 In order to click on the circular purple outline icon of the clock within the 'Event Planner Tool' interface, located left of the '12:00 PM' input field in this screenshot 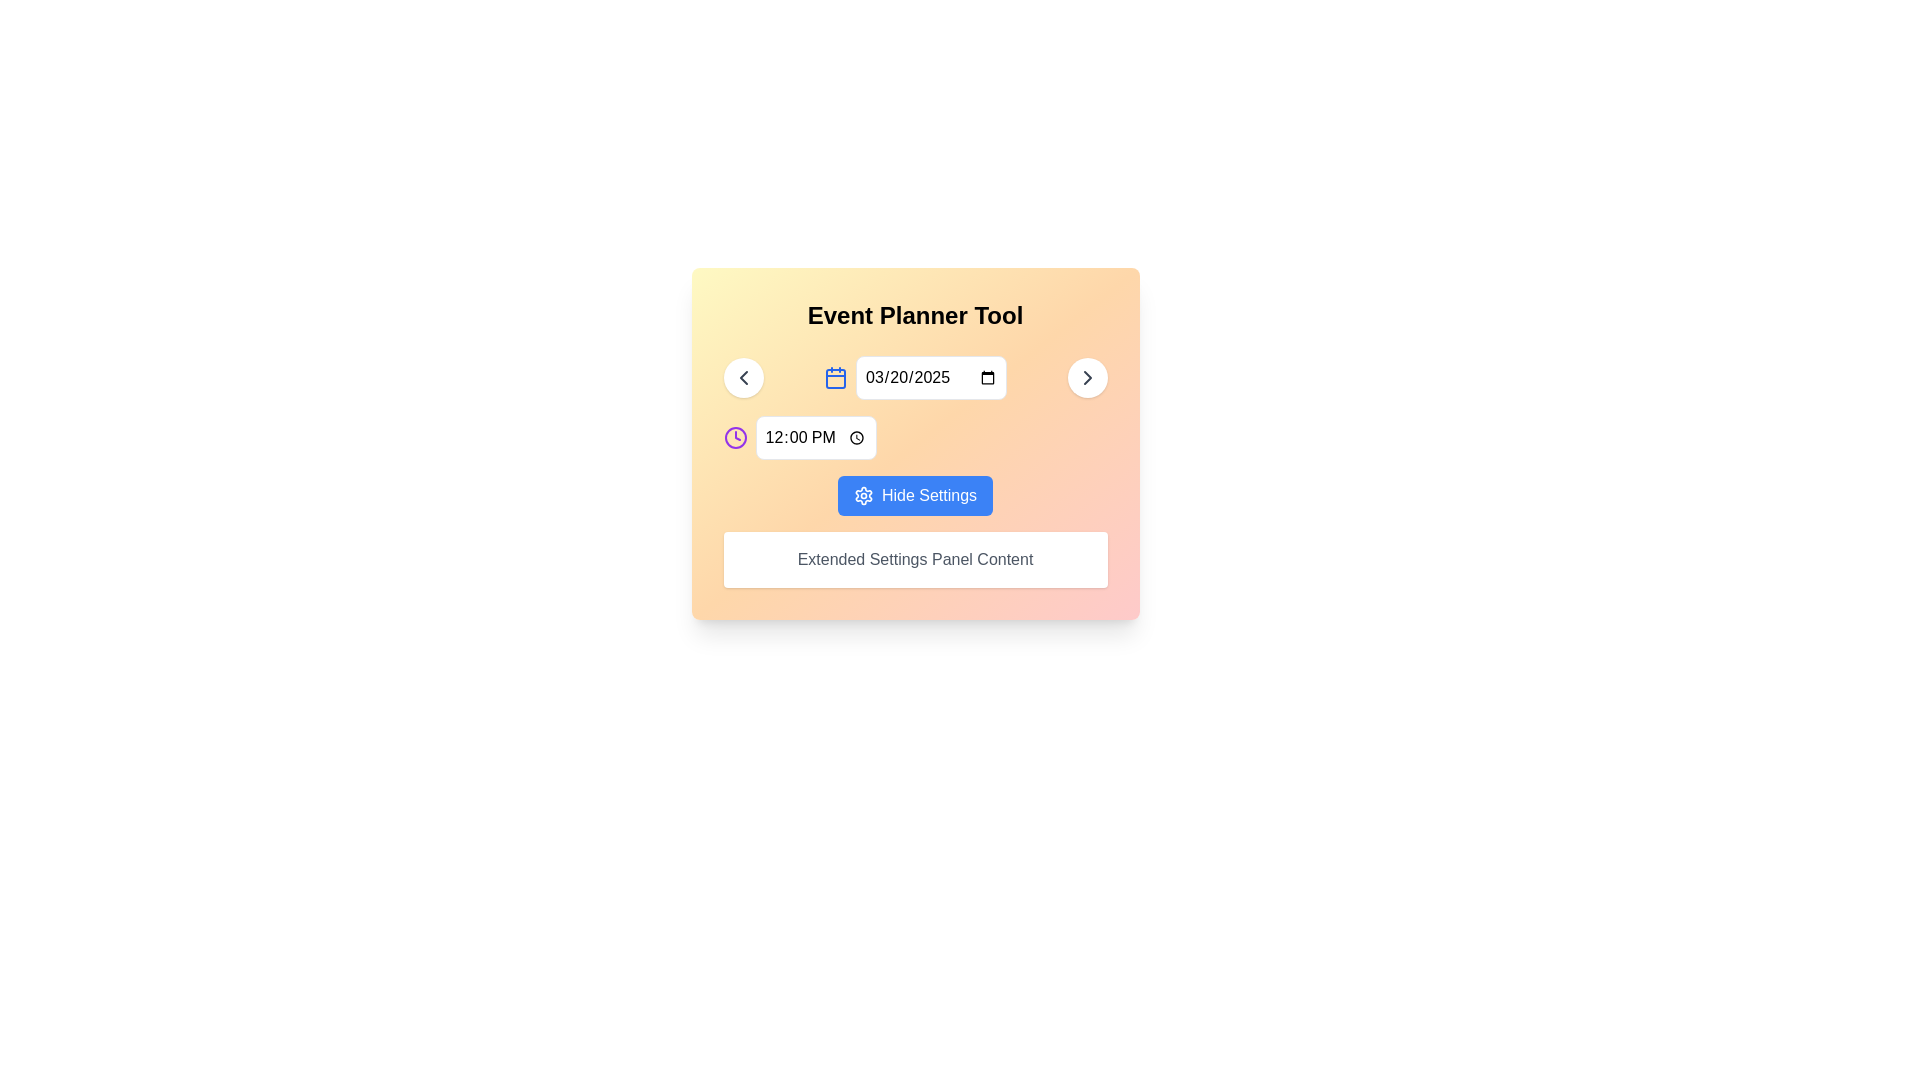, I will do `click(734, 437)`.